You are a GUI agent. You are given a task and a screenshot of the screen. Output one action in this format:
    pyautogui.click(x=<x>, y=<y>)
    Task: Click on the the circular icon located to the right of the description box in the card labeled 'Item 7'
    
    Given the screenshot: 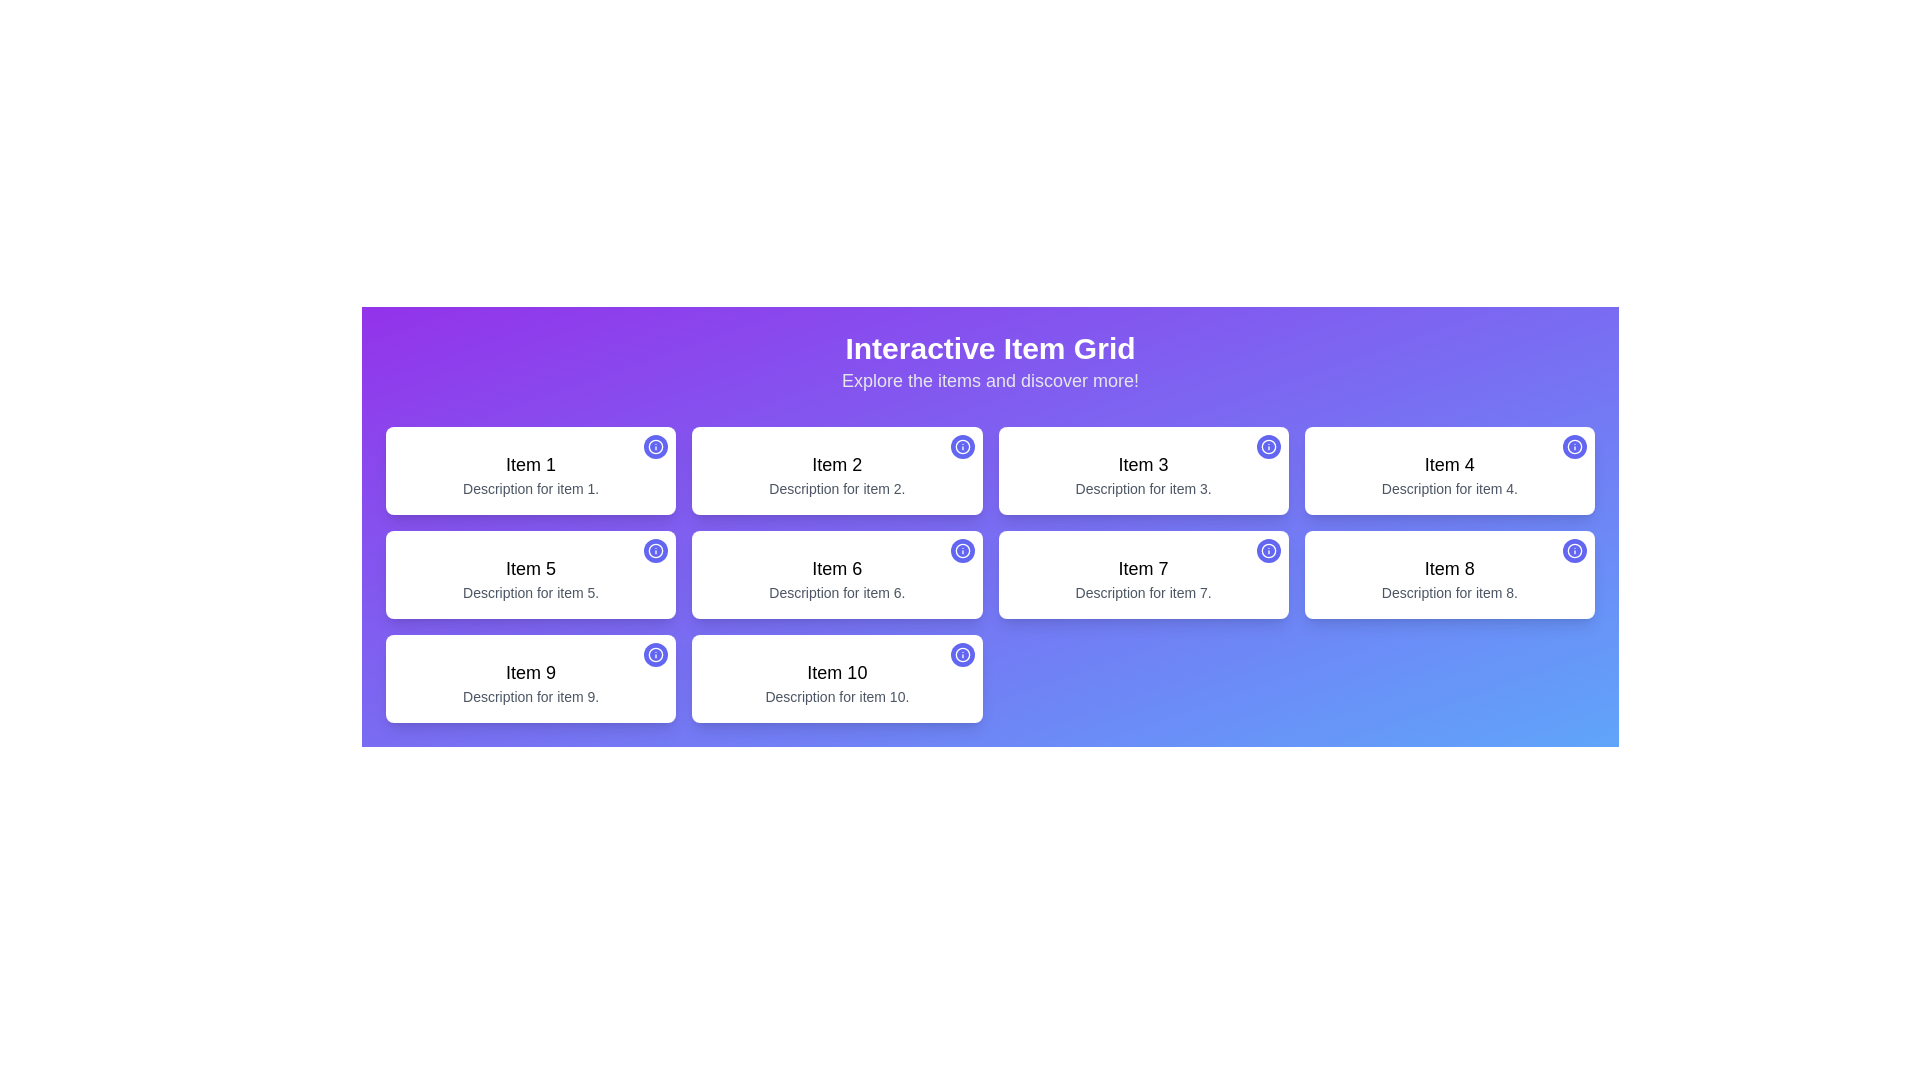 What is the action you would take?
    pyautogui.click(x=1267, y=551)
    